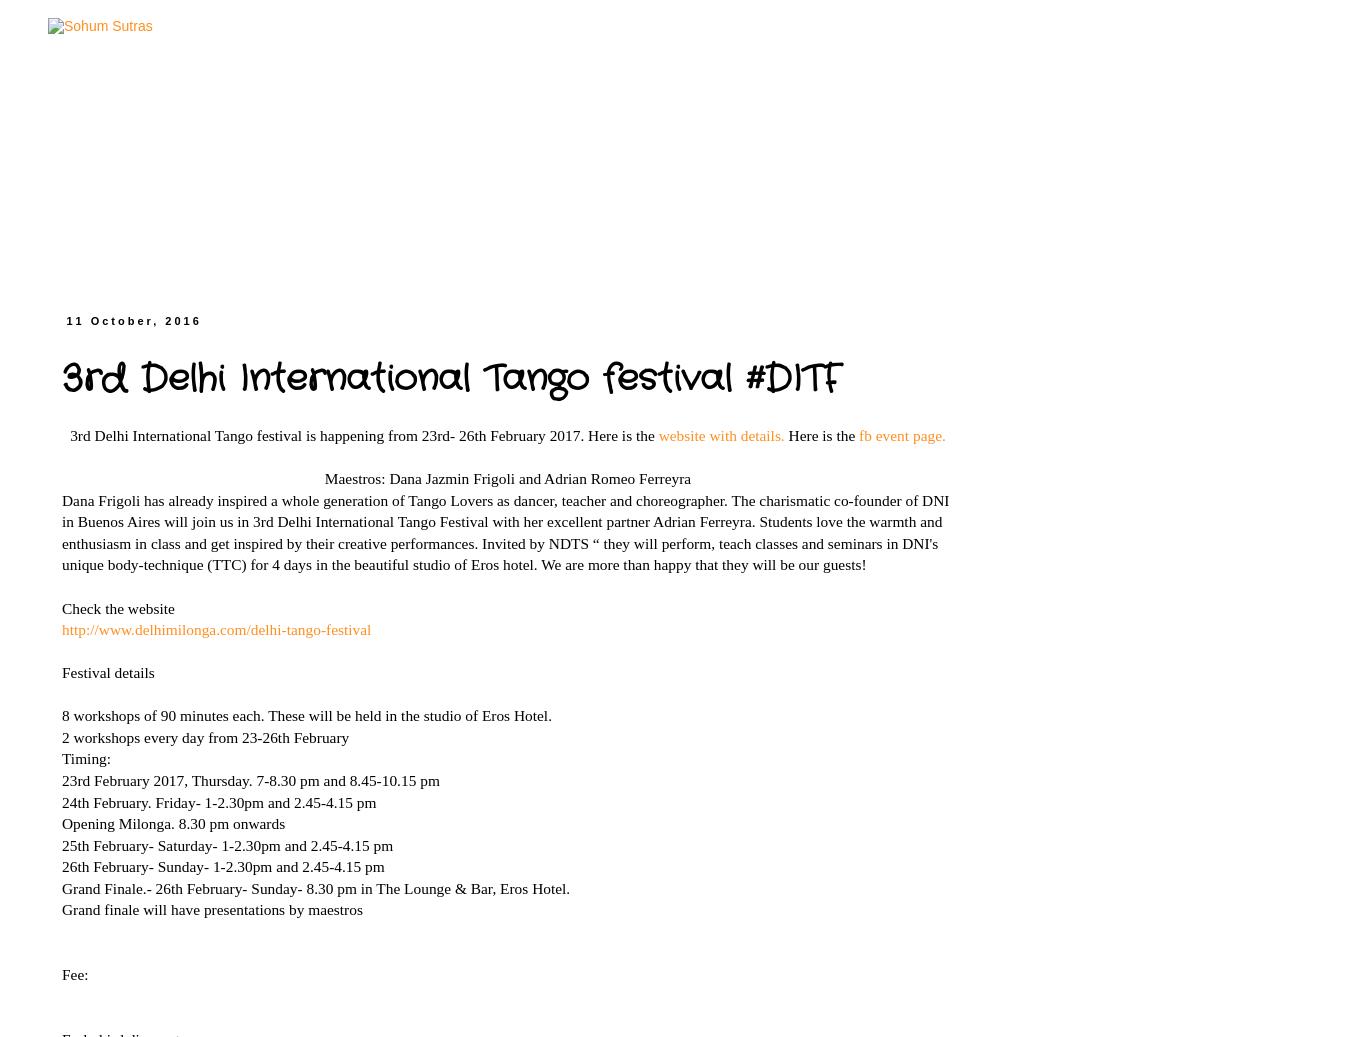 The image size is (1348, 1037). What do you see at coordinates (820, 434) in the screenshot?
I see `'Here is the'` at bounding box center [820, 434].